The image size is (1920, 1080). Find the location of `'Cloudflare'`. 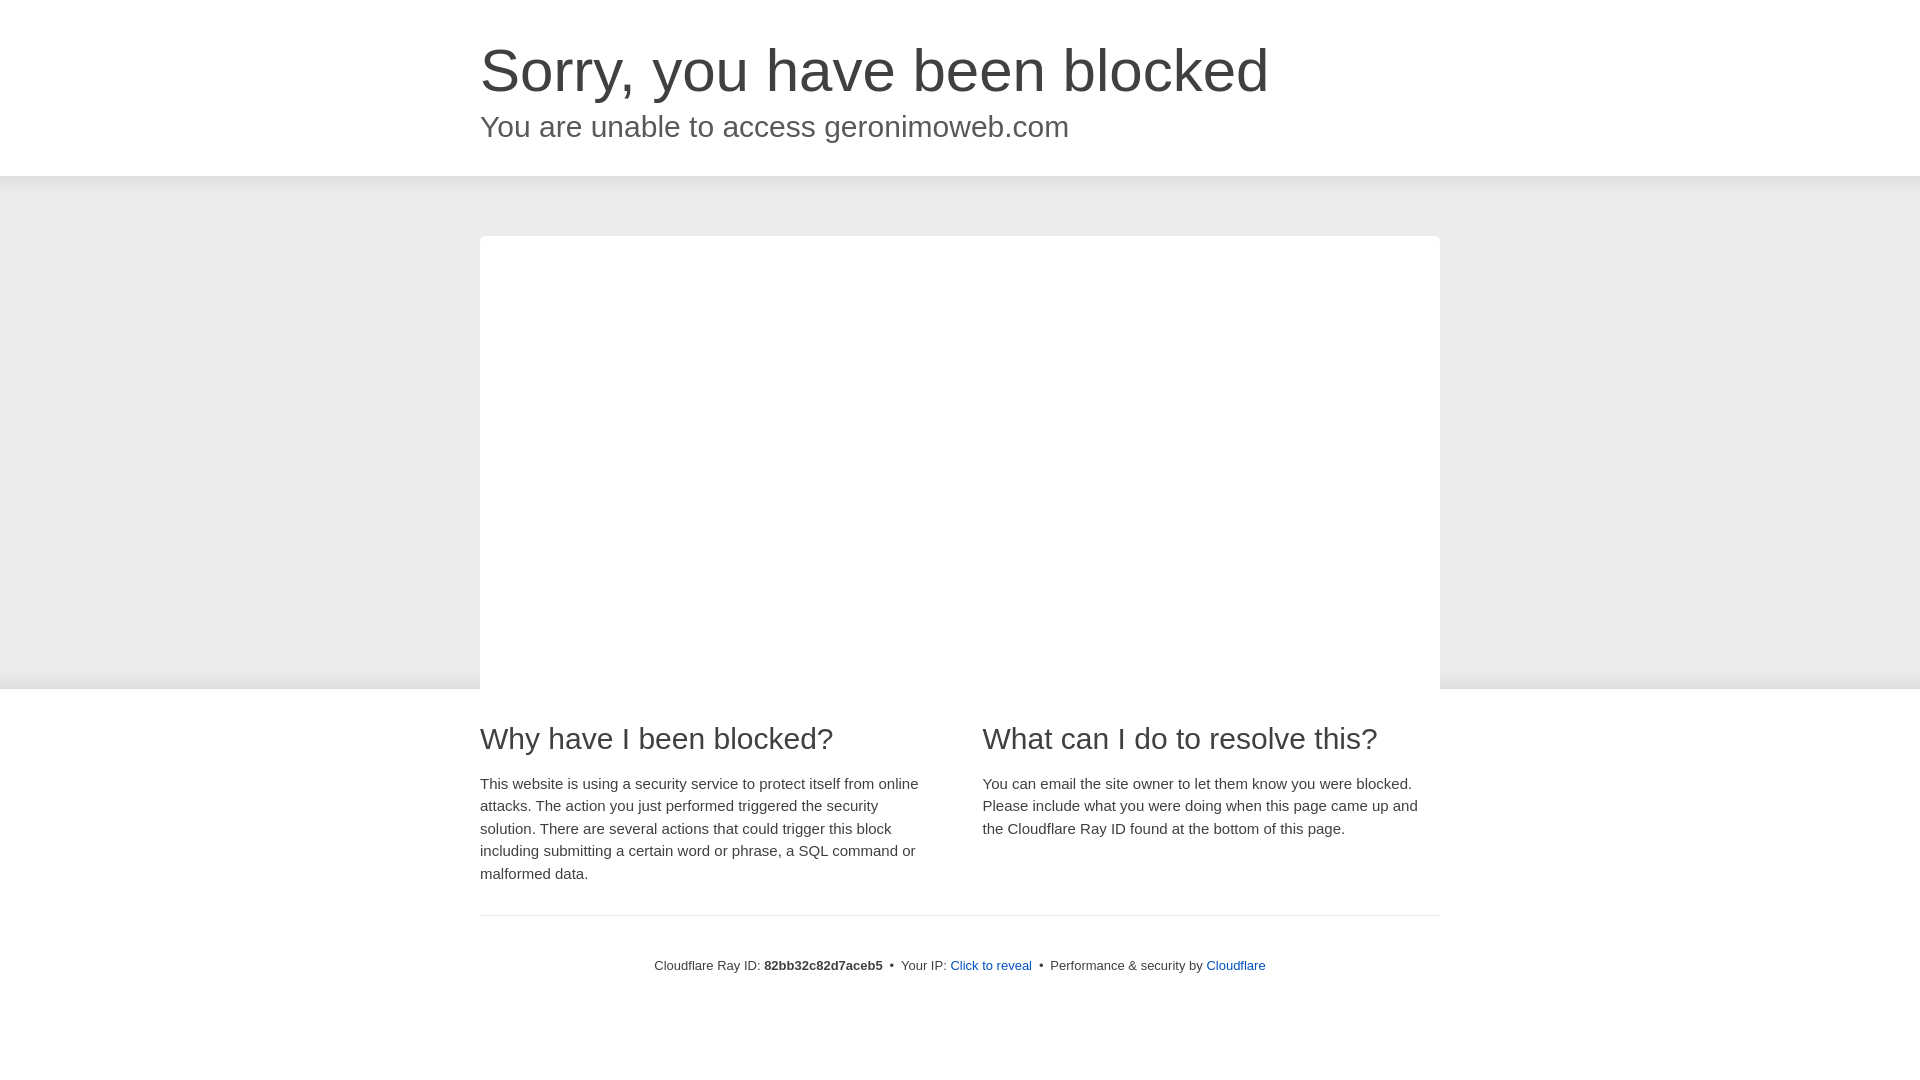

'Cloudflare' is located at coordinates (1234, 964).